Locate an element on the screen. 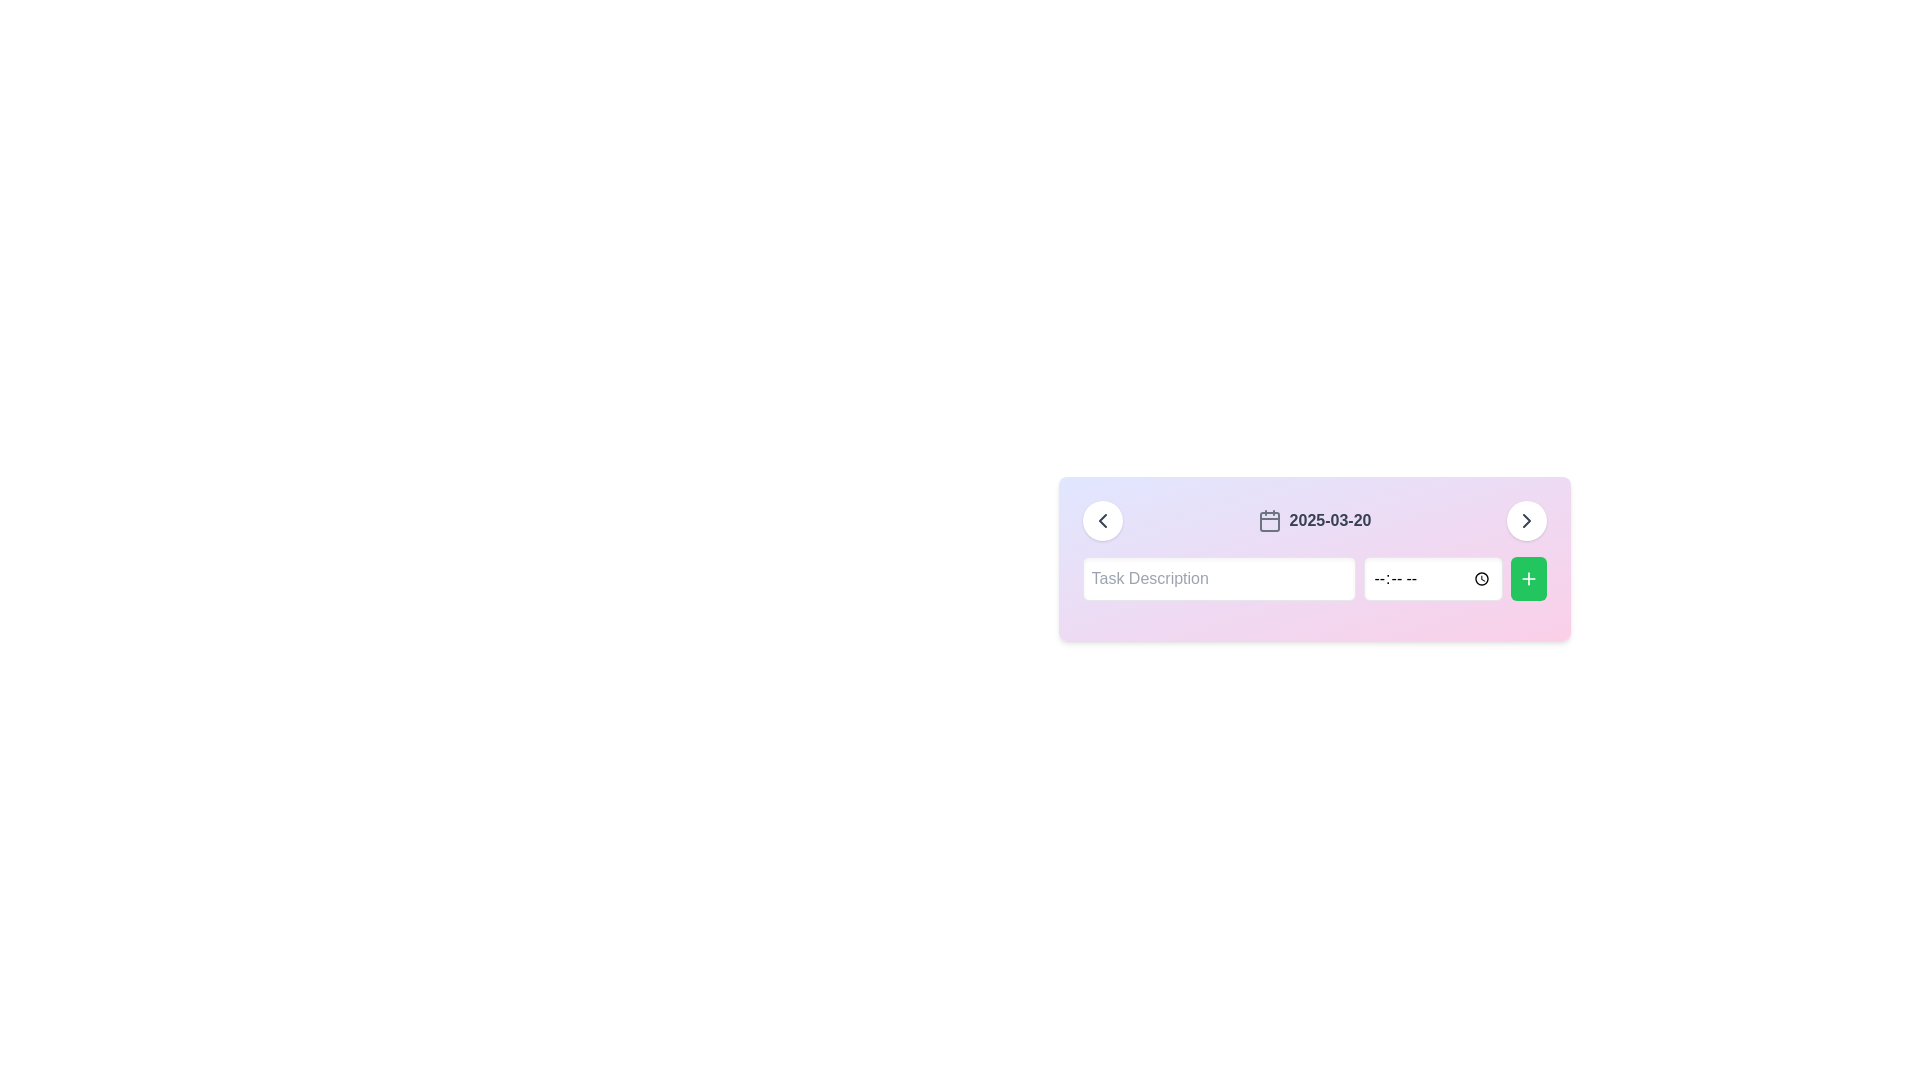 This screenshot has height=1080, width=1920. the button in the task entry interface is located at coordinates (1314, 578).